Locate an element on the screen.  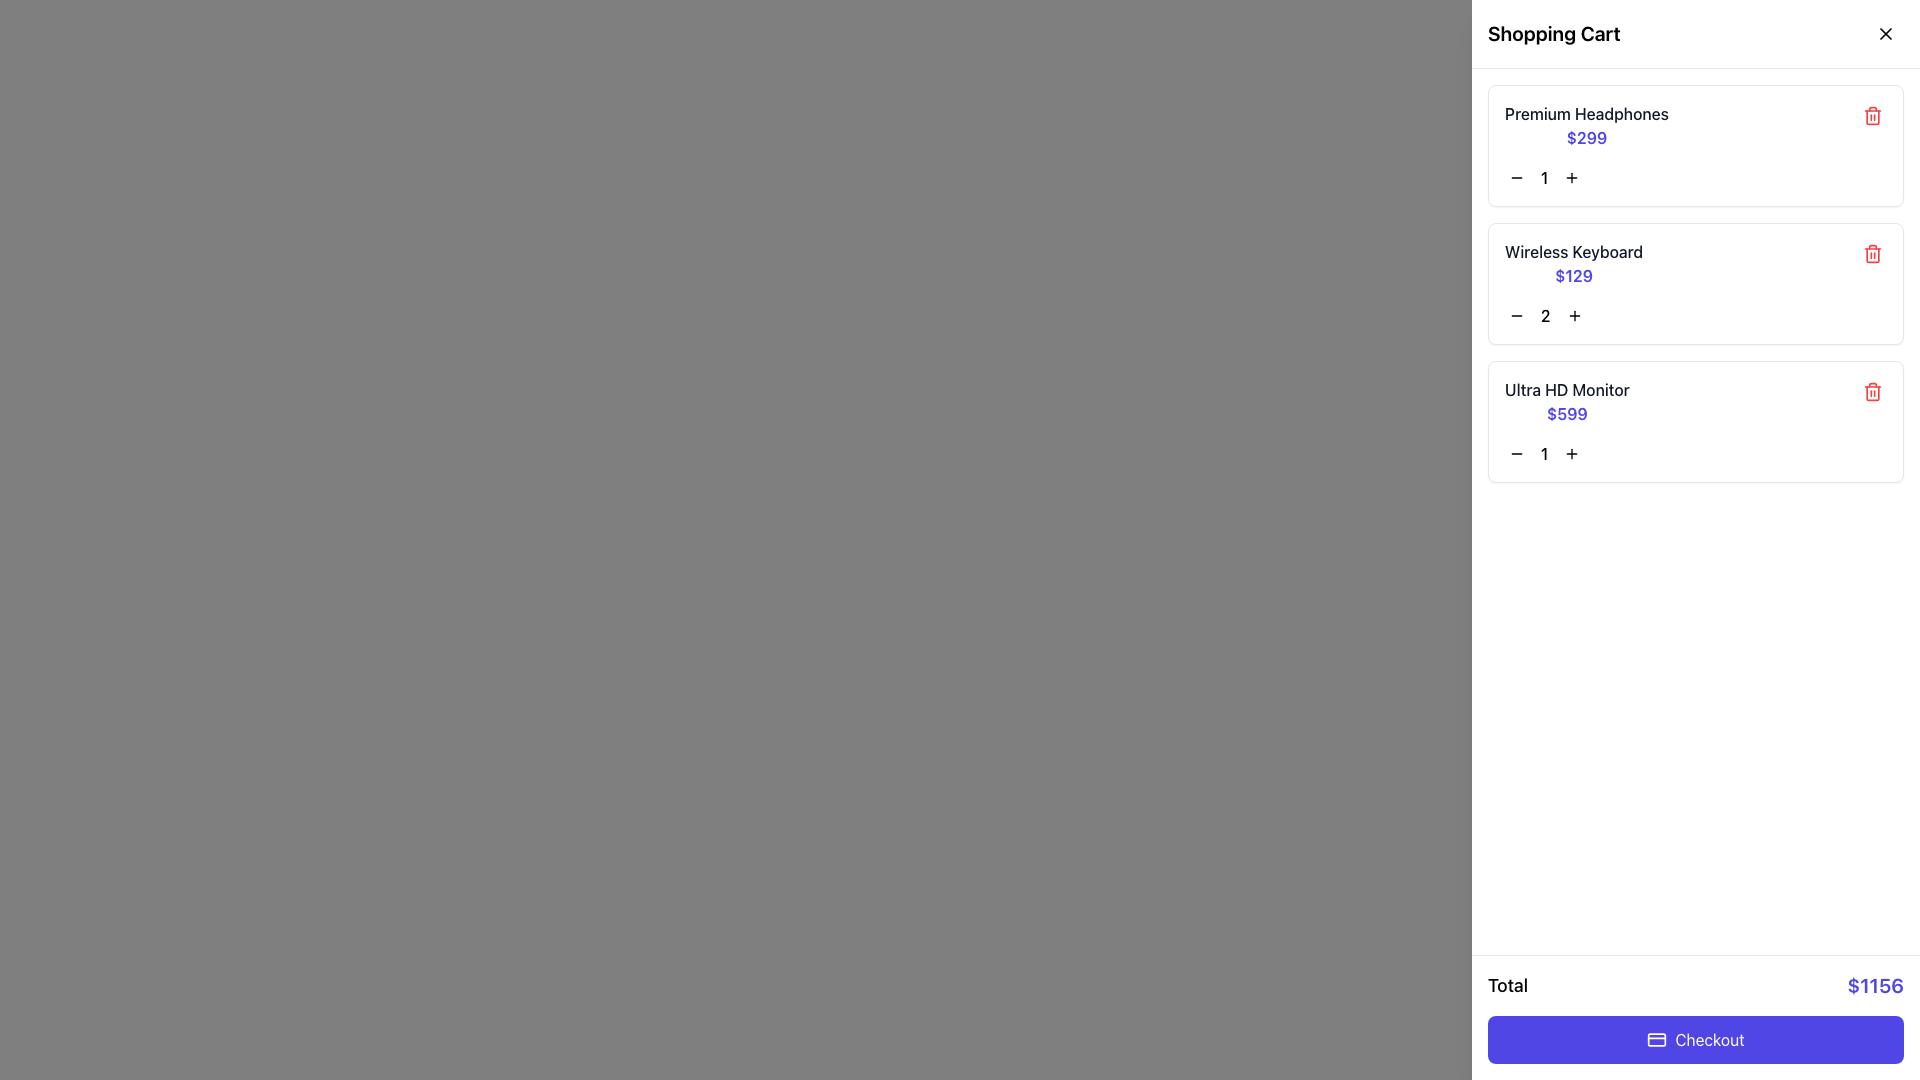
the product card representing the item in the shopping cart is located at coordinates (1694, 284).